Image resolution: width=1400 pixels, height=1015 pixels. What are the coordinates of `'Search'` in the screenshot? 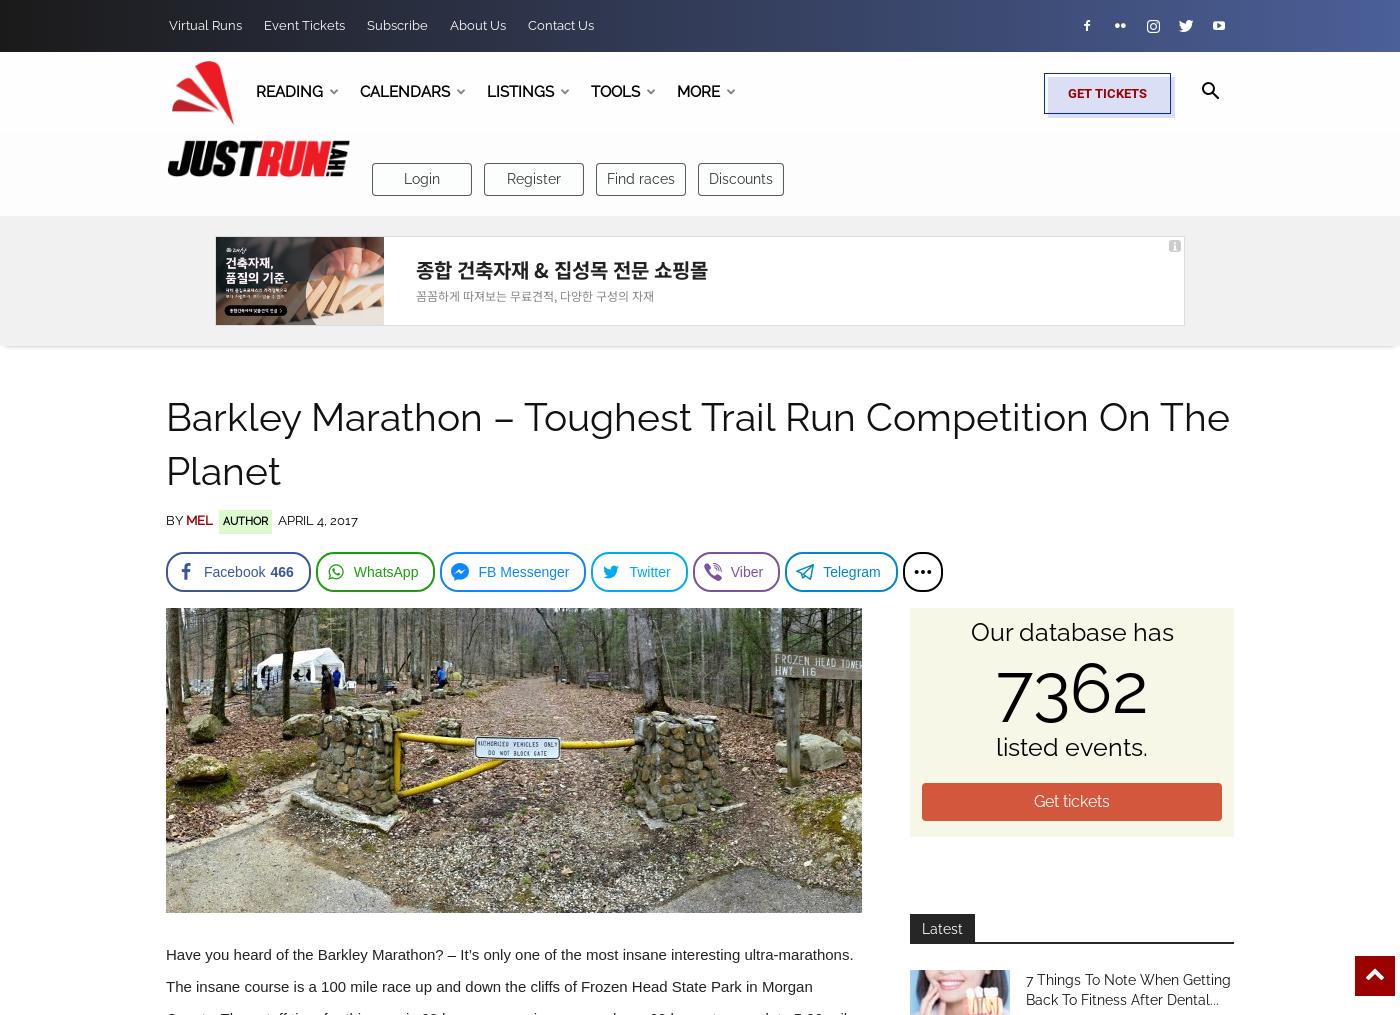 It's located at (699, 100).